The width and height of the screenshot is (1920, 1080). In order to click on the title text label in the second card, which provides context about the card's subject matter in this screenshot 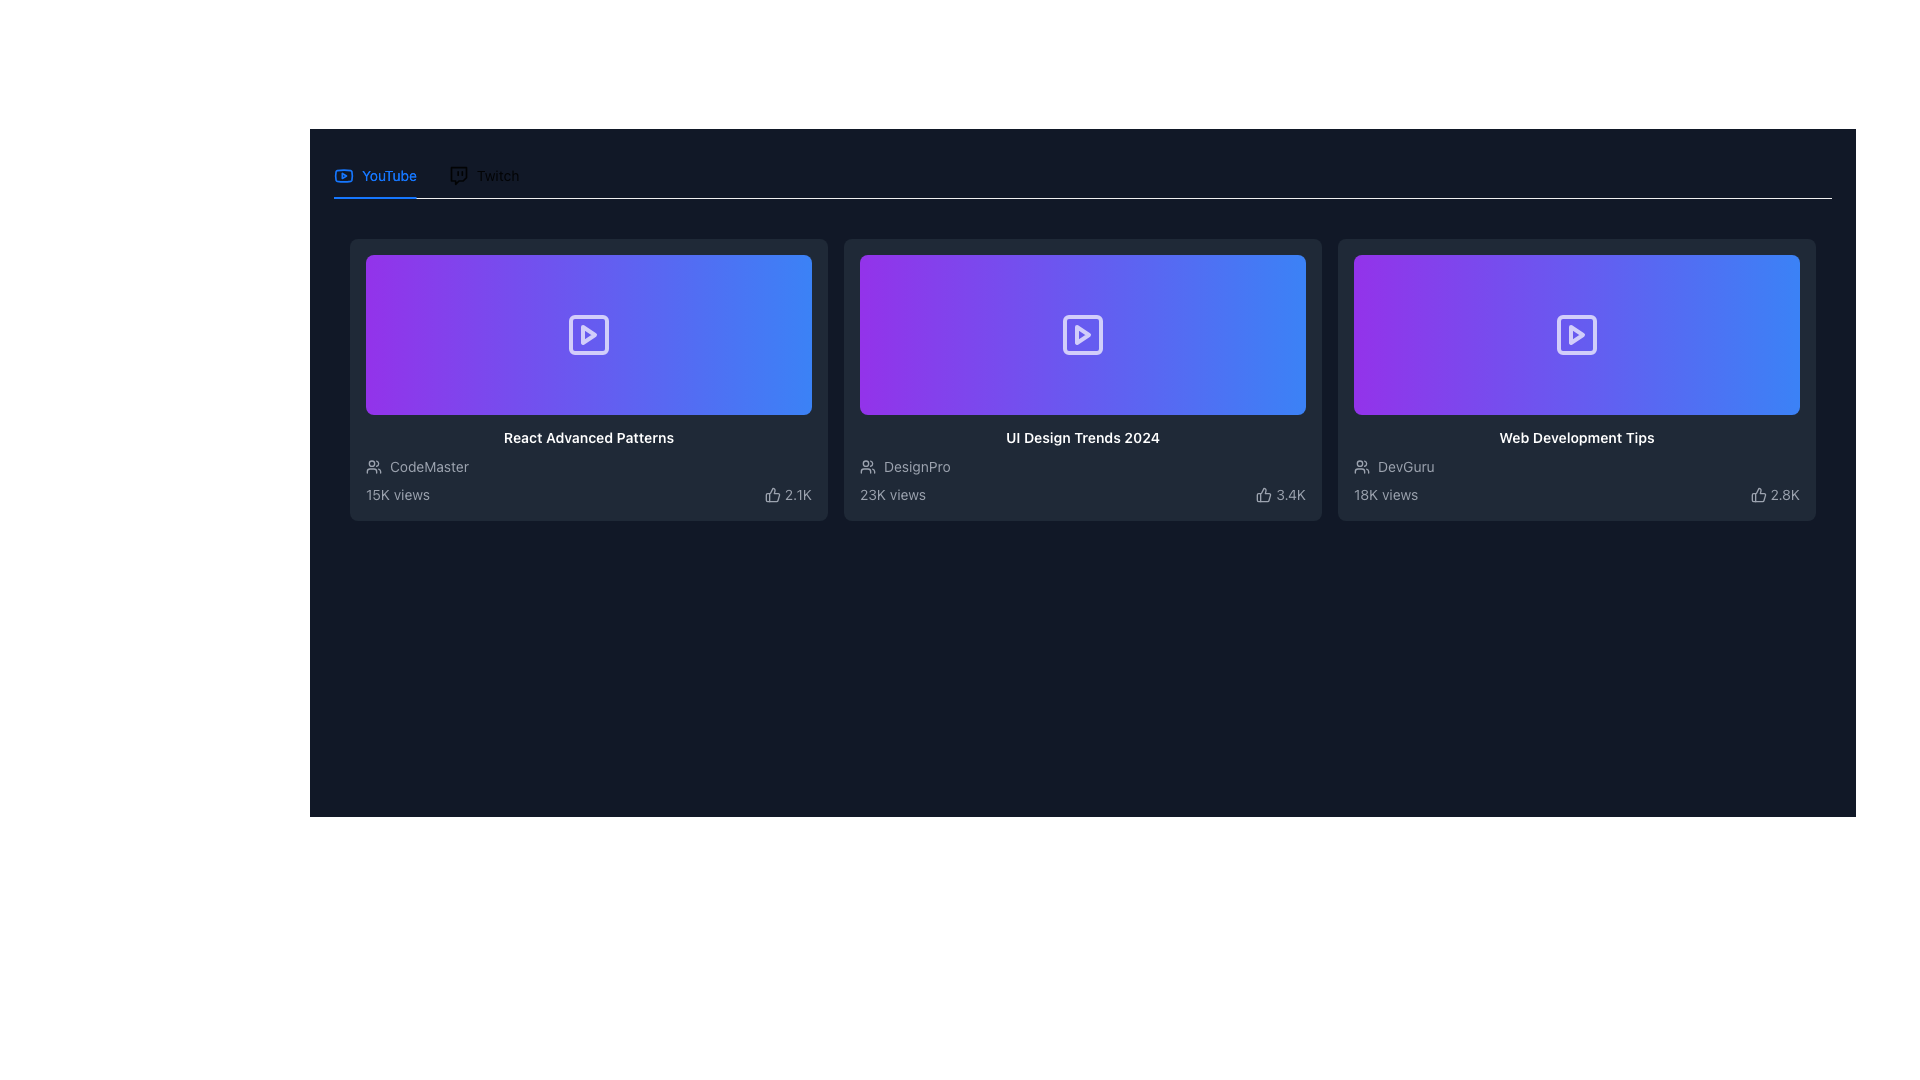, I will do `click(1082, 437)`.